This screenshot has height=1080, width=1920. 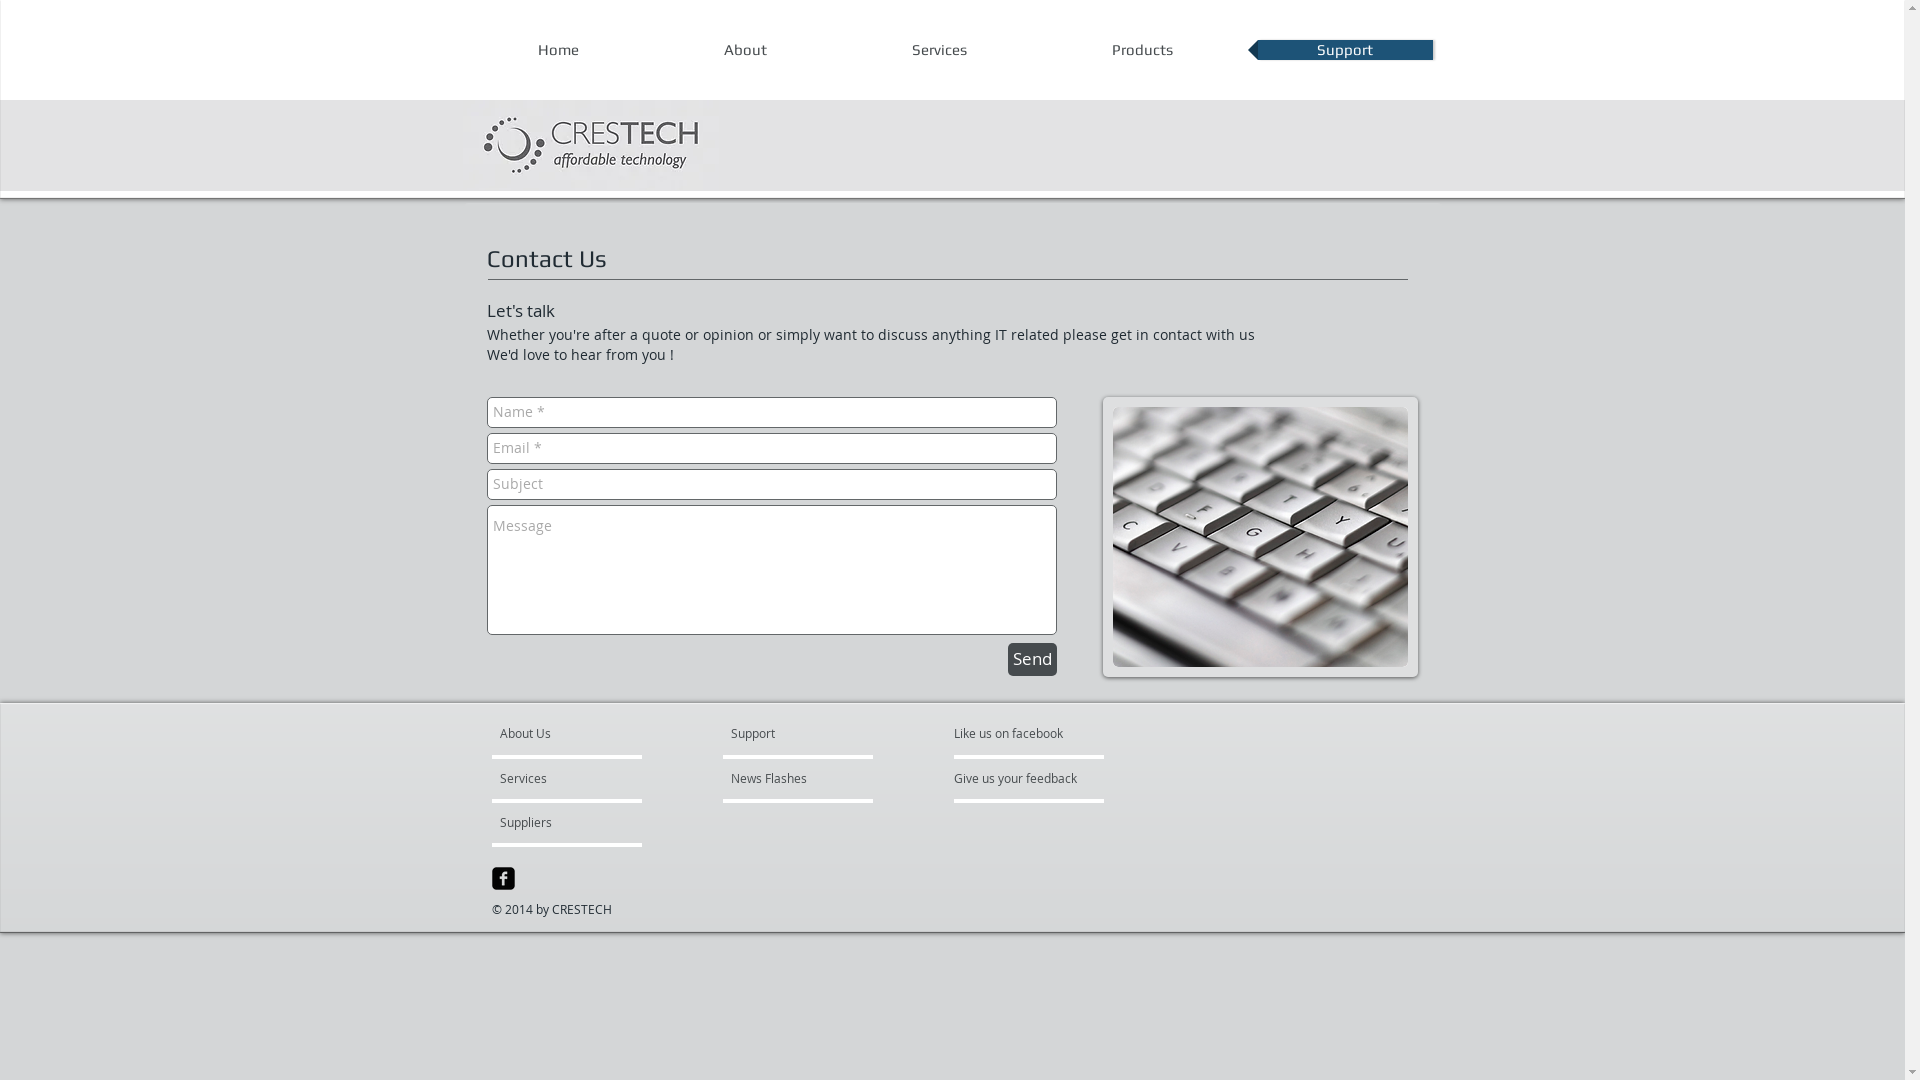 What do you see at coordinates (841, 49) in the screenshot?
I see `'Services'` at bounding box center [841, 49].